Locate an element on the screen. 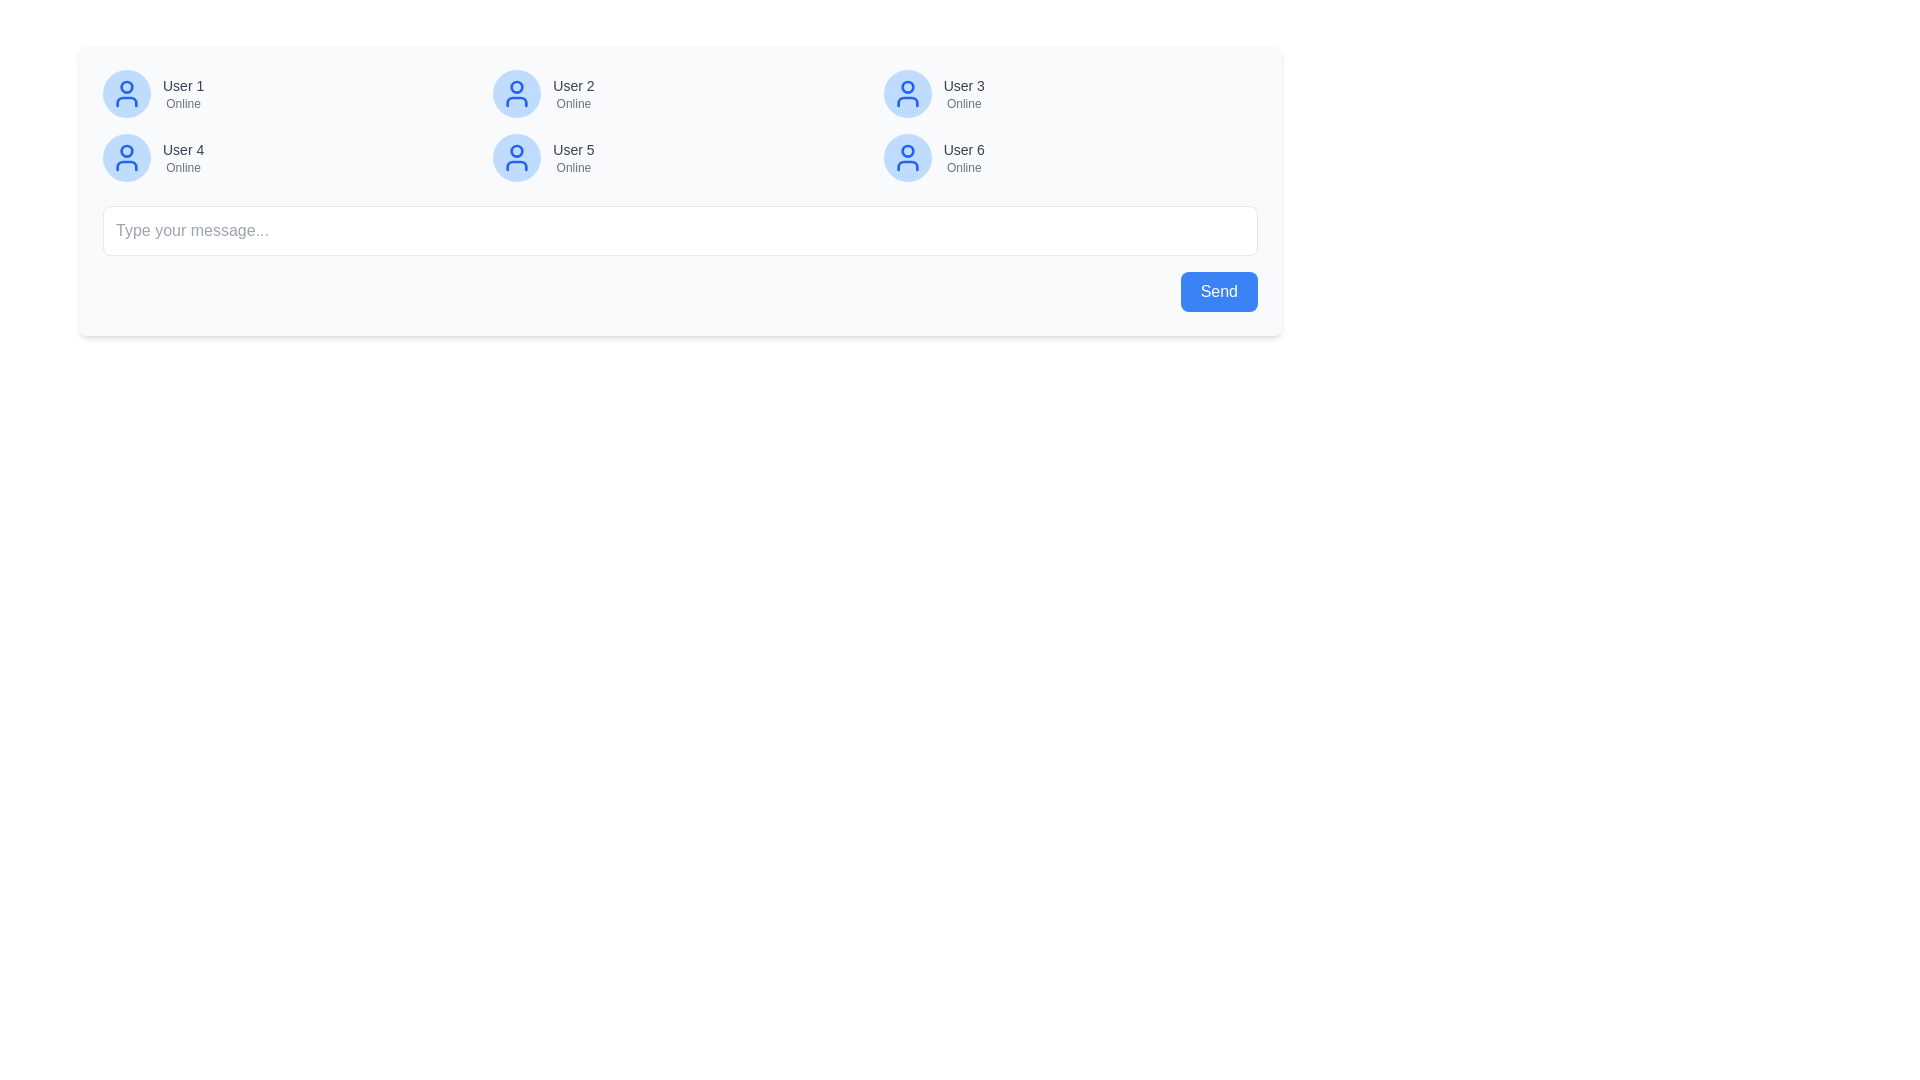  the profile summary component of 'User 5', which displays their online status and user identity, located in the bottom row, second column of the grid layout is located at coordinates (680, 157).